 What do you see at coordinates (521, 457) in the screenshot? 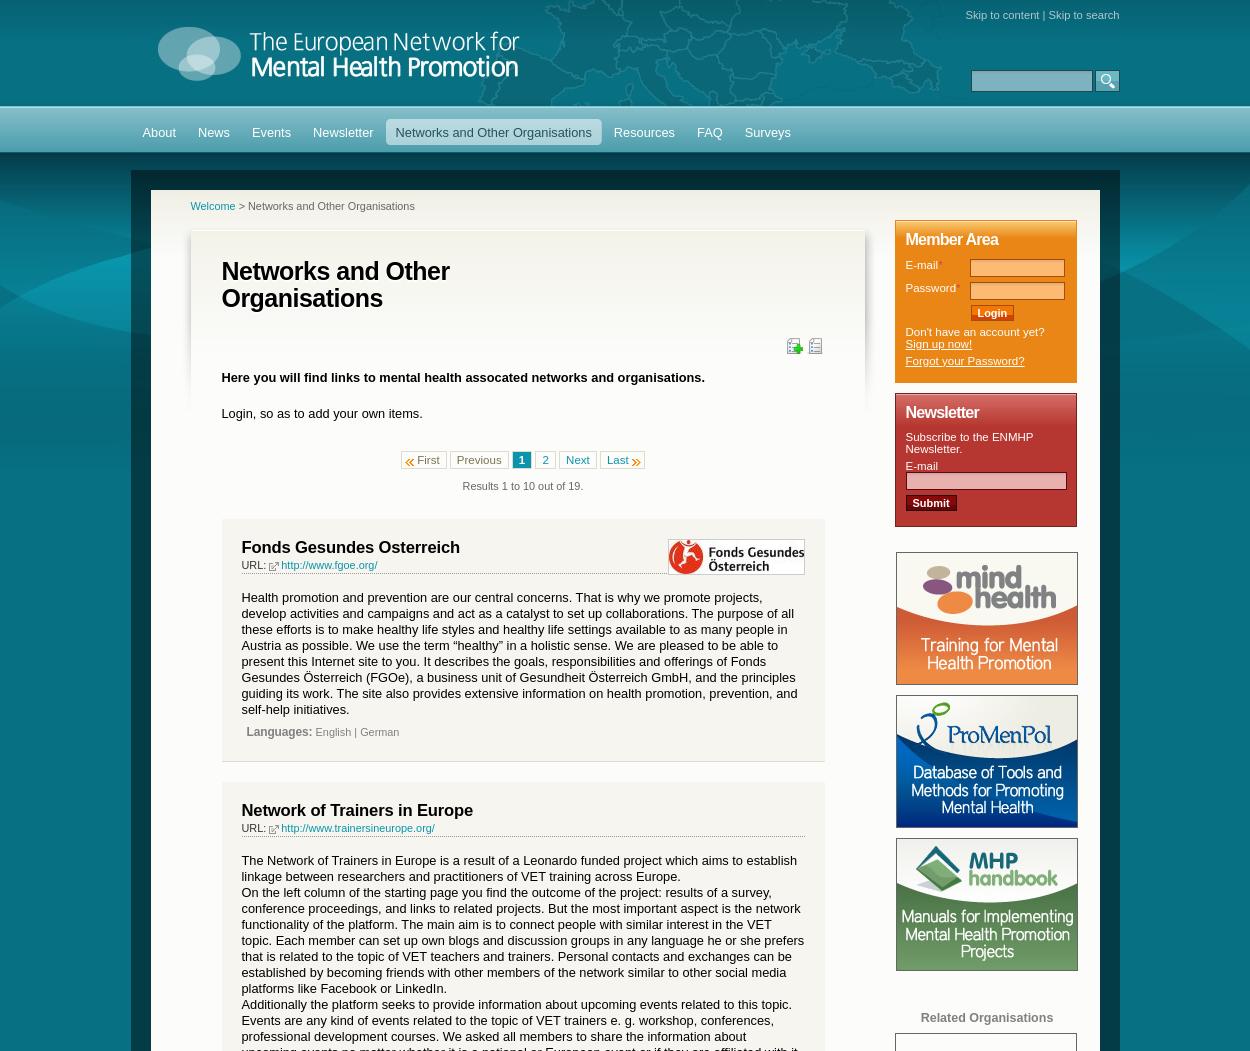
I see `'1'` at bounding box center [521, 457].